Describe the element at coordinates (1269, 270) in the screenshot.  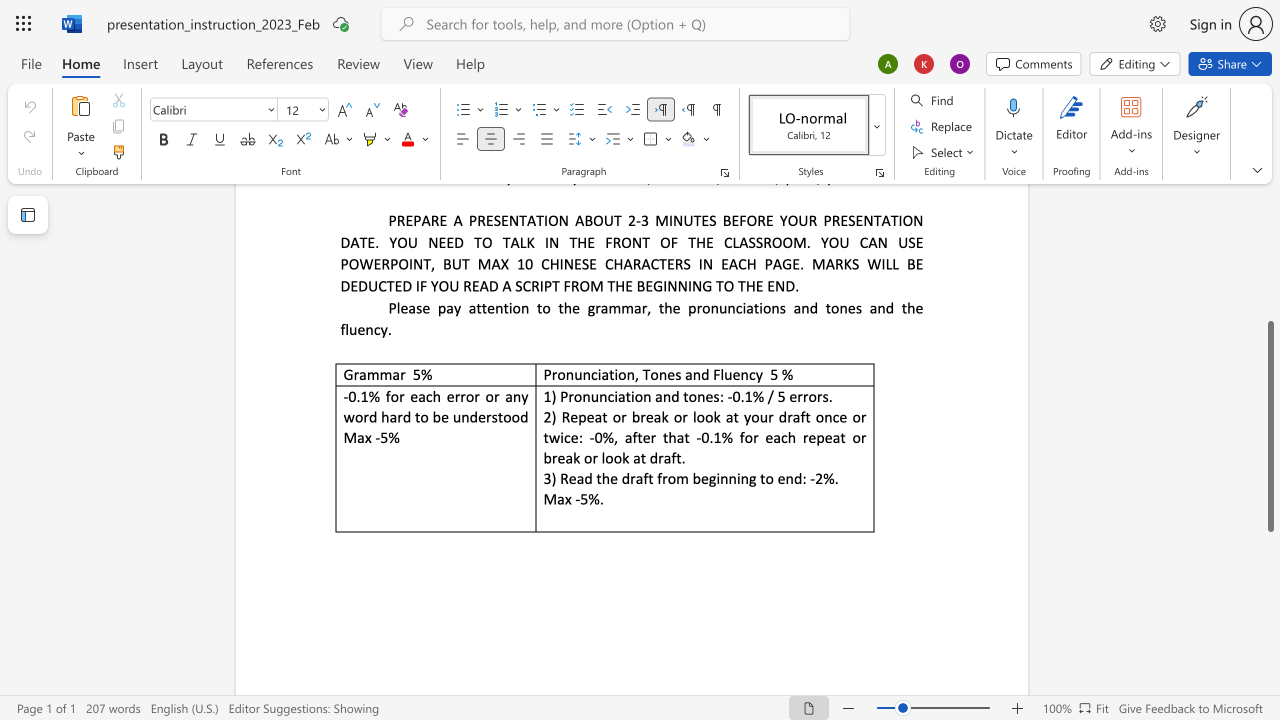
I see `the scrollbar to adjust the page upward` at that location.